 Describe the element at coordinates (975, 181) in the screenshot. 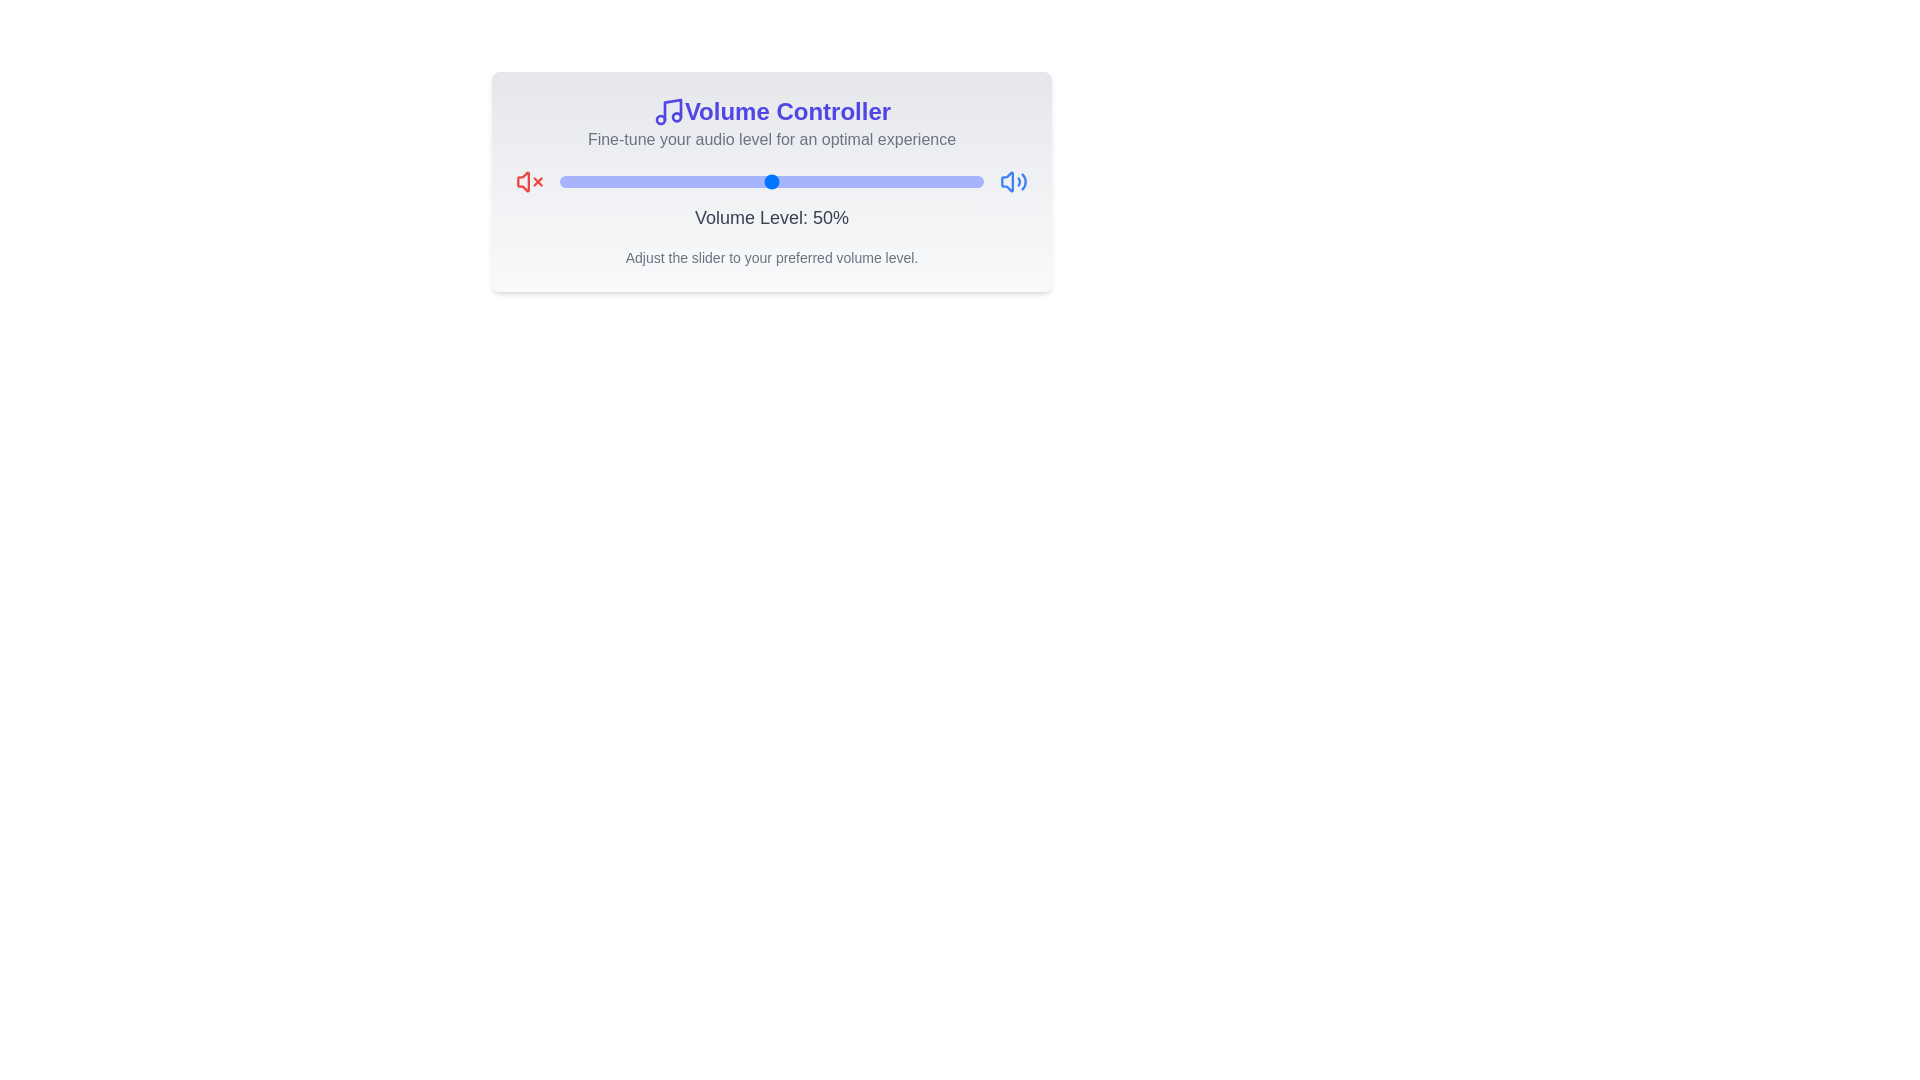

I see `the volume slider to set the volume to 98%` at that location.